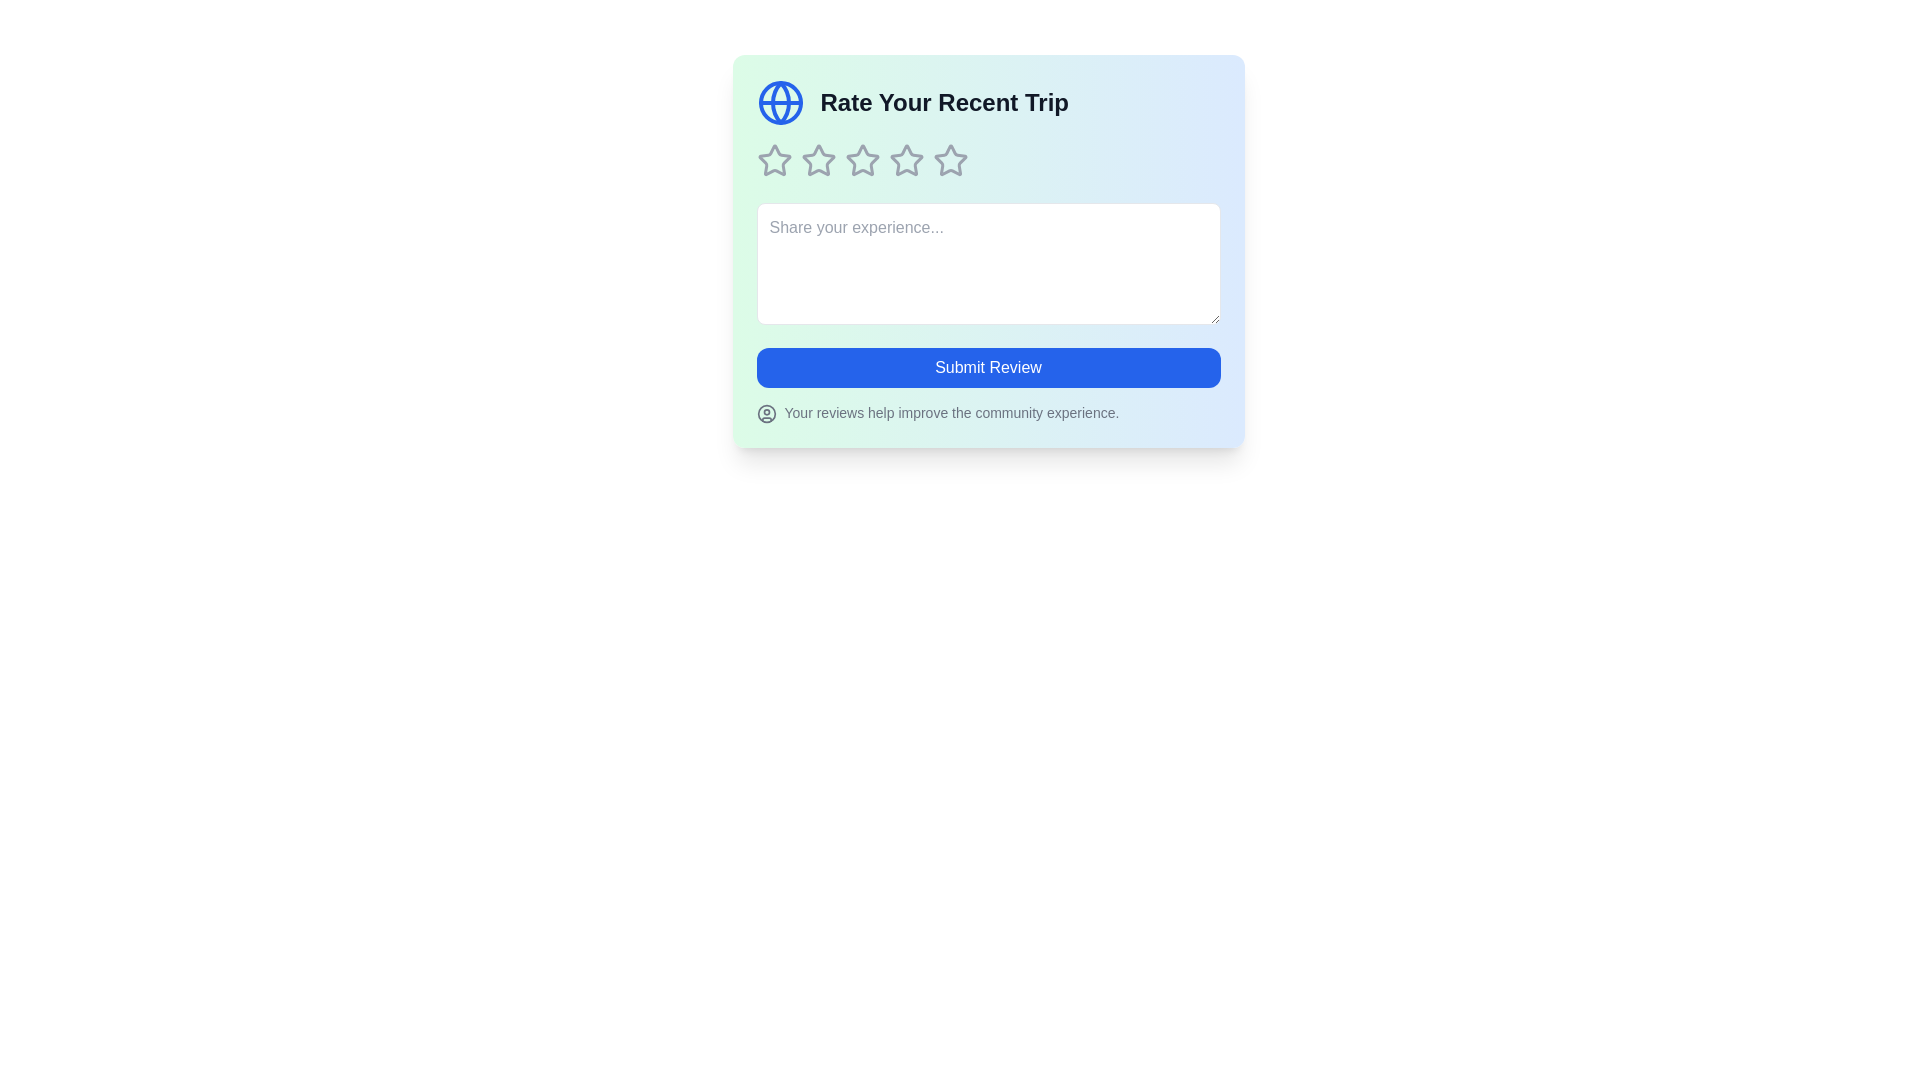  I want to click on the star corresponding to 1, so click(773, 160).